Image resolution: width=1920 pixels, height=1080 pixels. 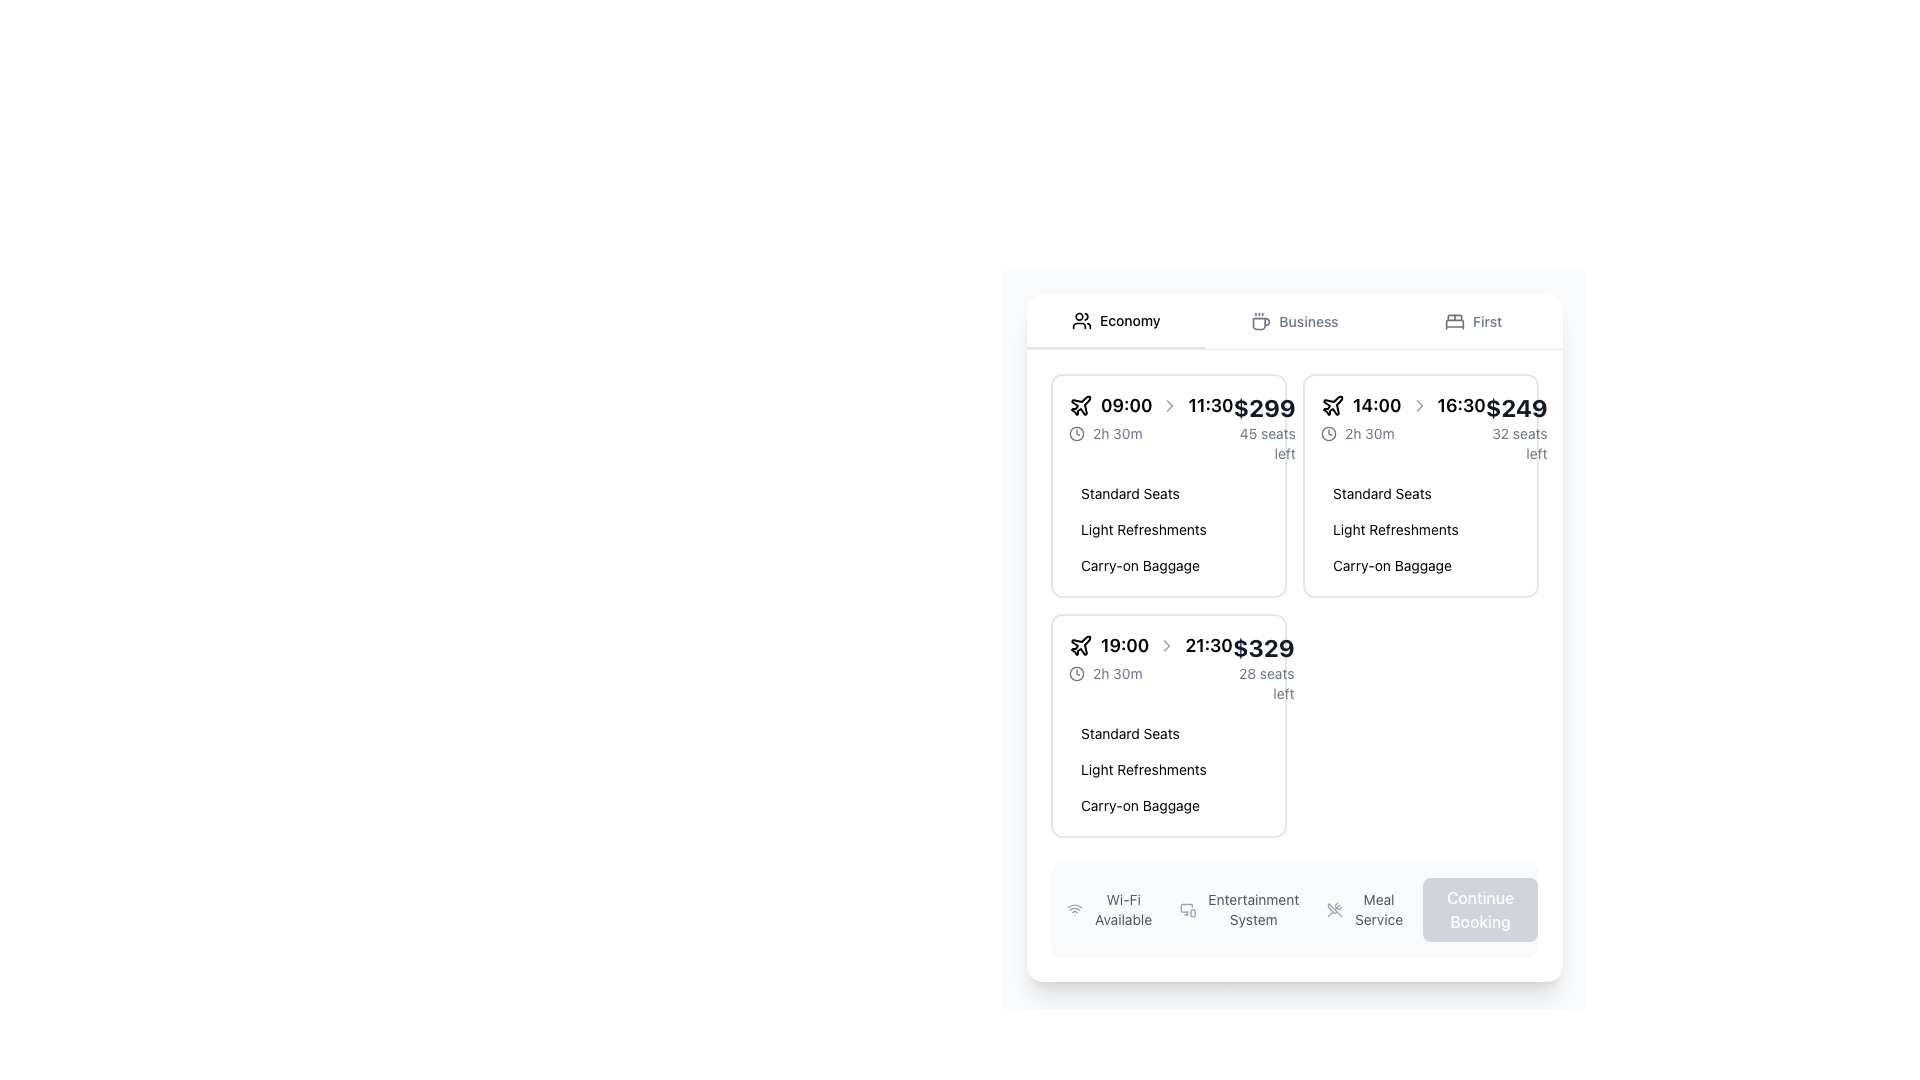 What do you see at coordinates (1262, 648) in the screenshot?
I see `total price displayed in the top-right corner of the flight details card, which provides critical information for the customer` at bounding box center [1262, 648].